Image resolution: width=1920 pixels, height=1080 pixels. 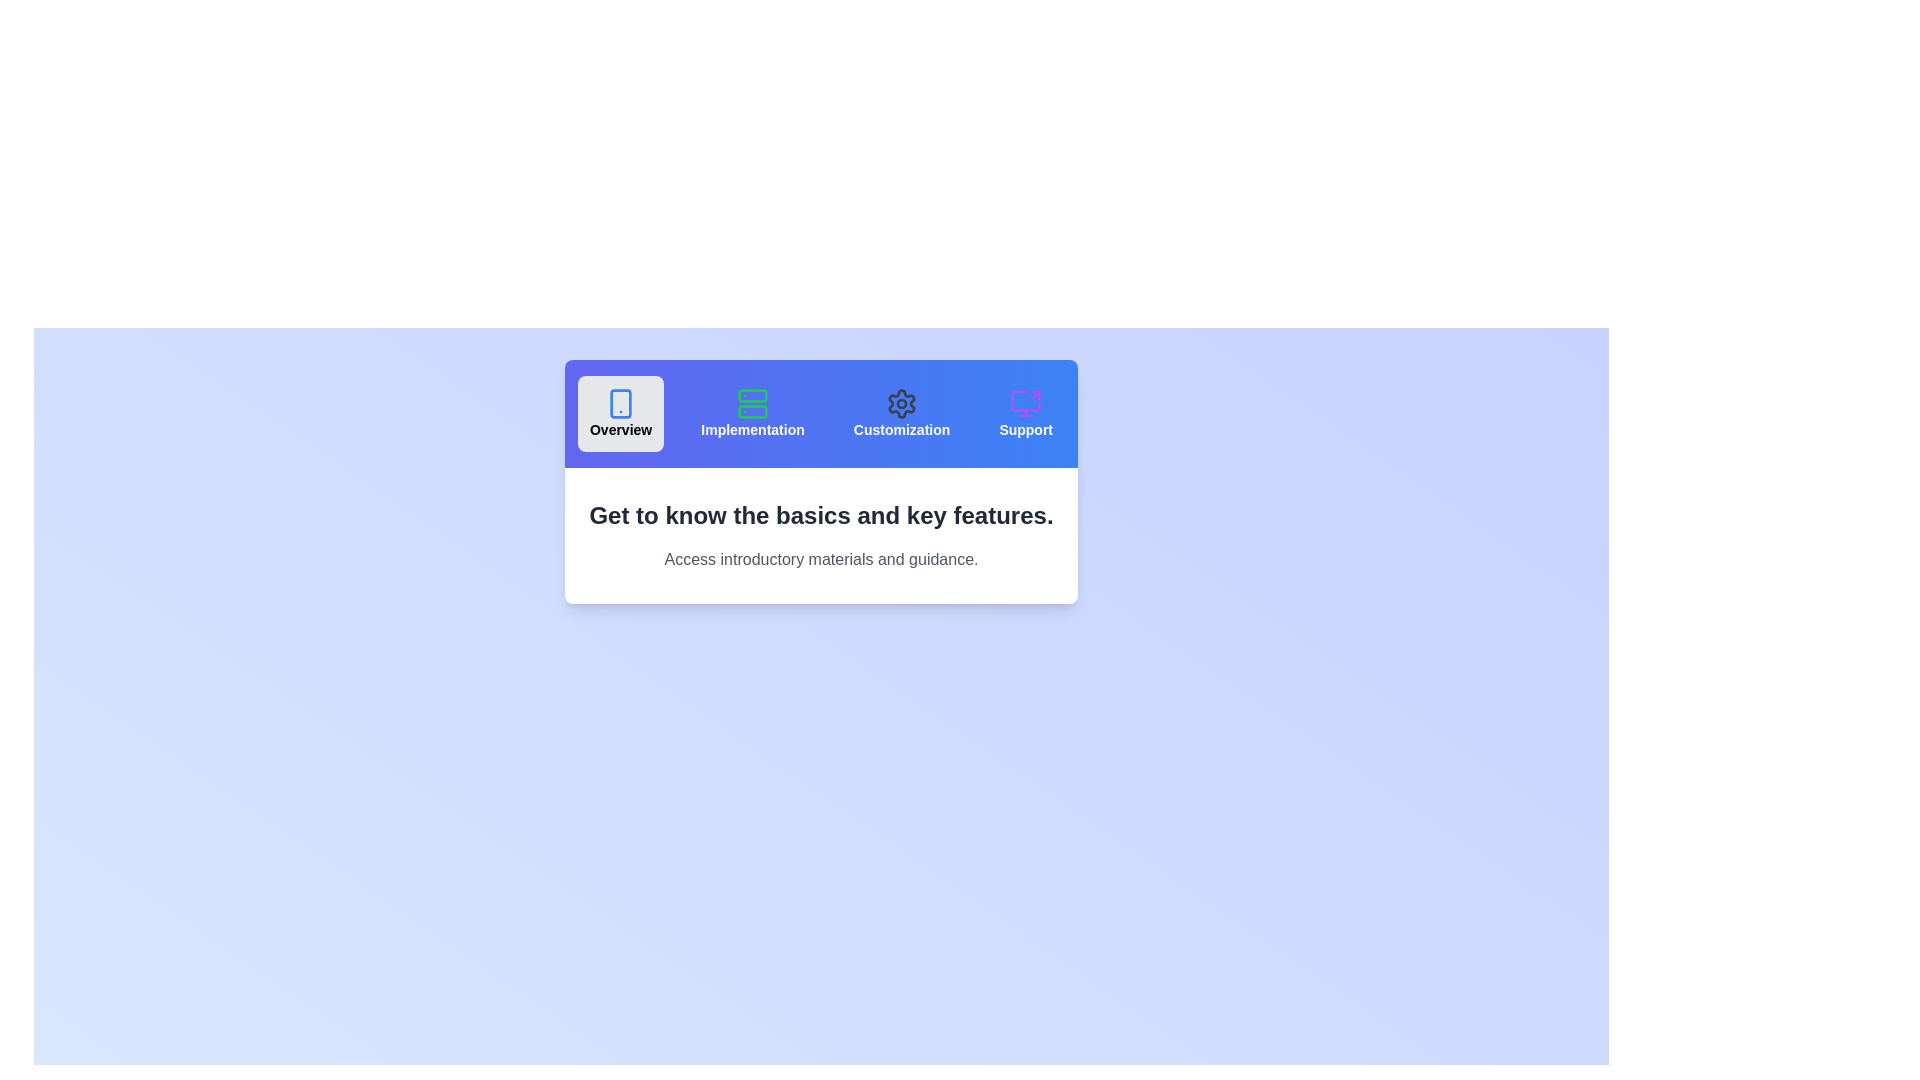 What do you see at coordinates (752, 412) in the screenshot?
I see `the tab labeled Implementation to view its details` at bounding box center [752, 412].